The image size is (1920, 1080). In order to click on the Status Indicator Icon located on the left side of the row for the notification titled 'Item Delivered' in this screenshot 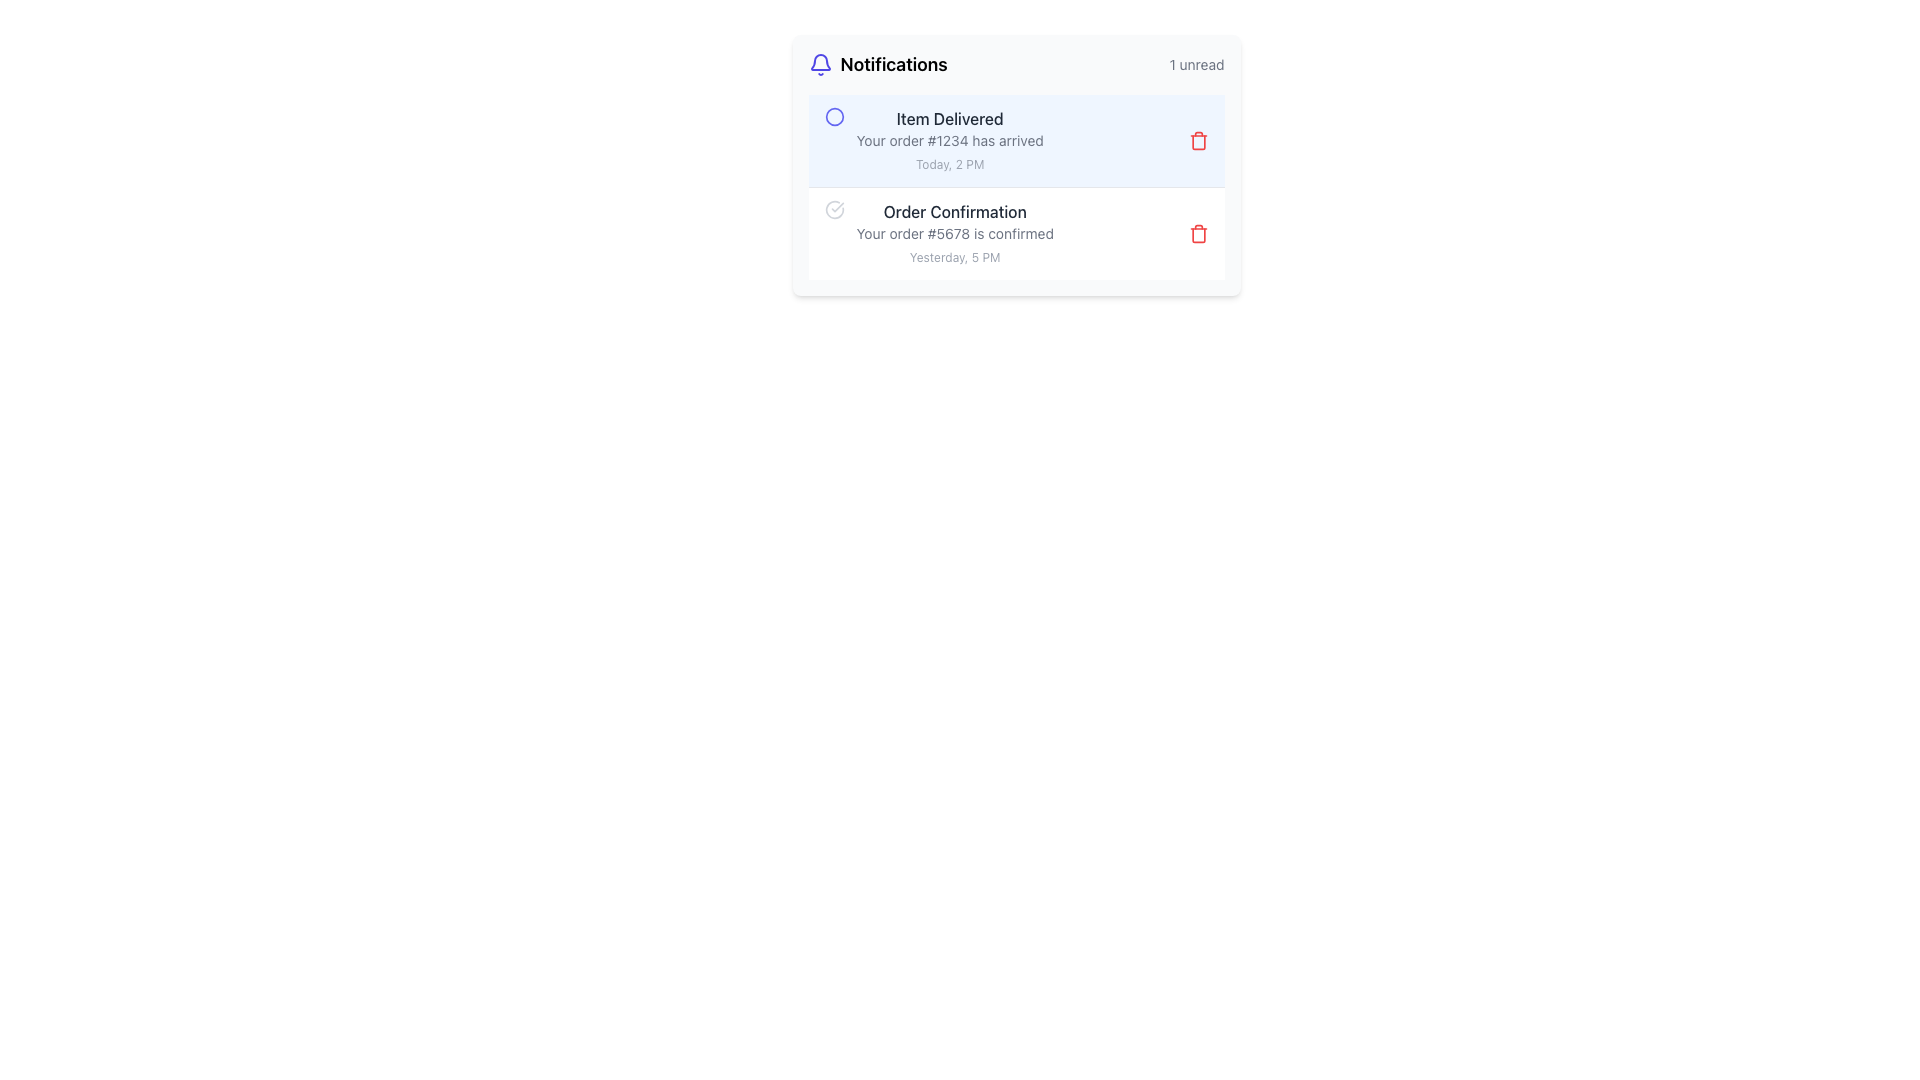, I will do `click(834, 116)`.